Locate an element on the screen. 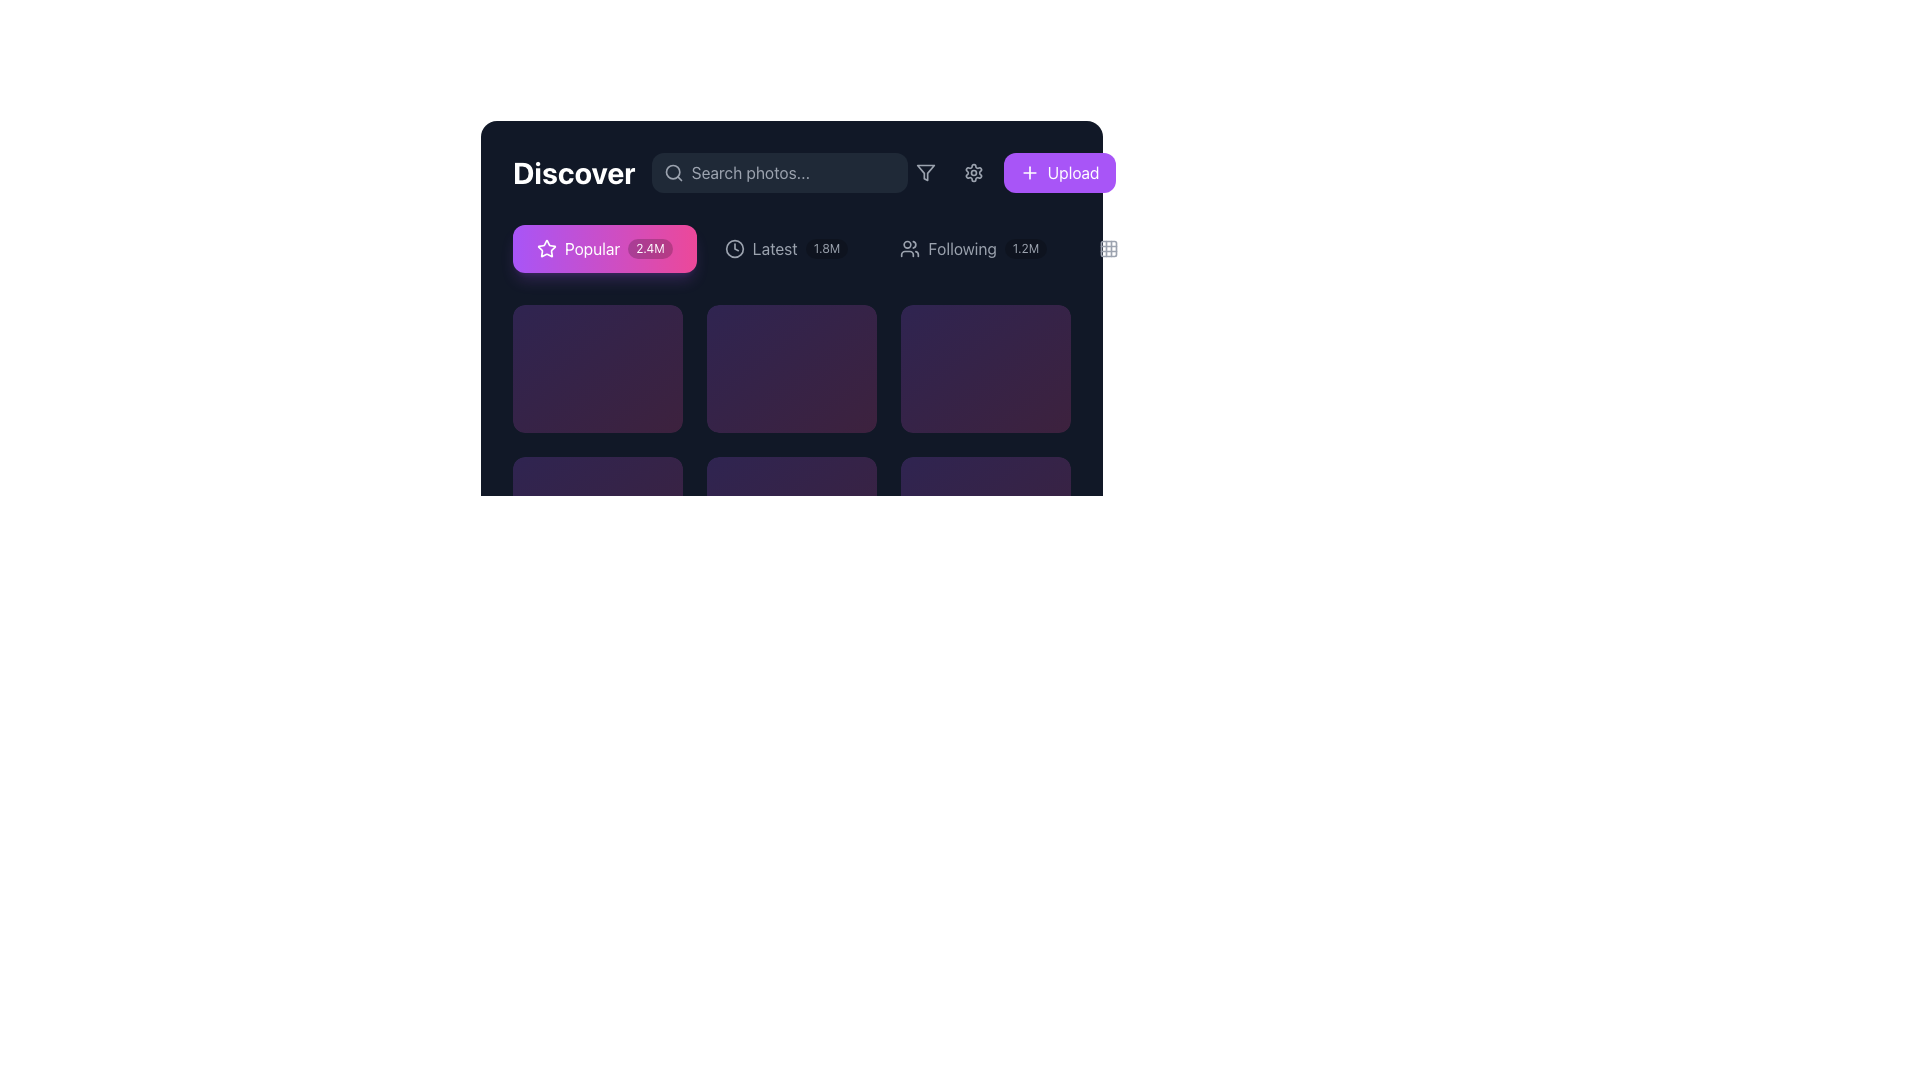  to activate the 'Latest' category in the Navigation Menu, which is located beneath the main navigation header and is the second horizontal section with options including 'Popular', 'Latest', 'Following', and 'Collections' is located at coordinates (791, 248).